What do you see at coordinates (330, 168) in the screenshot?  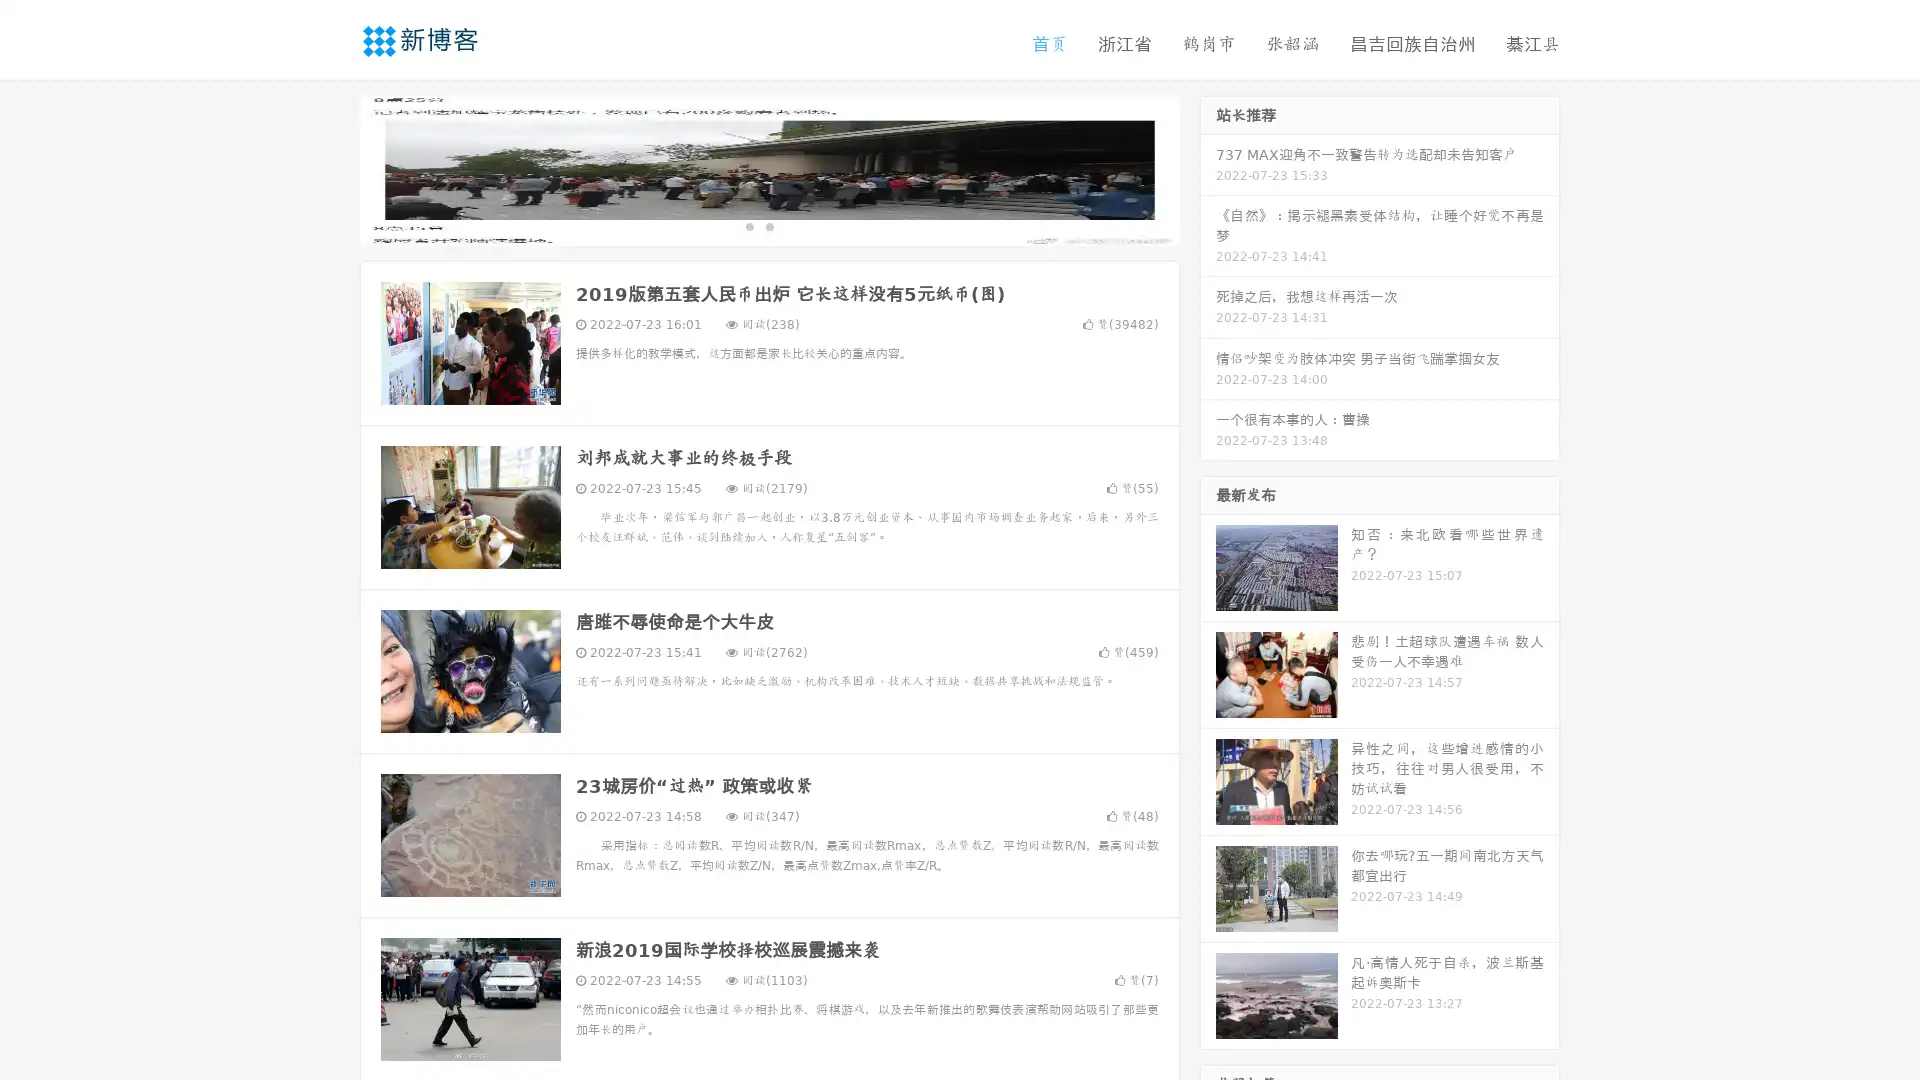 I see `Previous slide` at bounding box center [330, 168].